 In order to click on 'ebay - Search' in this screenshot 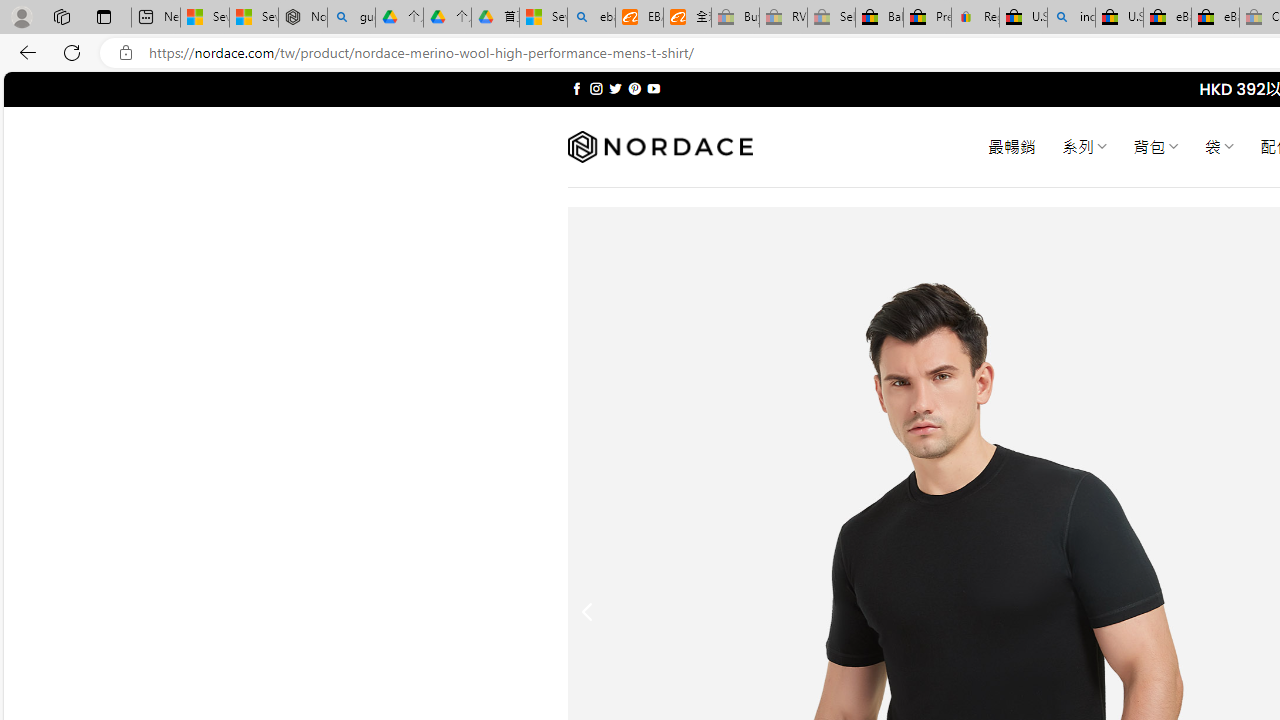, I will do `click(591, 17)`.